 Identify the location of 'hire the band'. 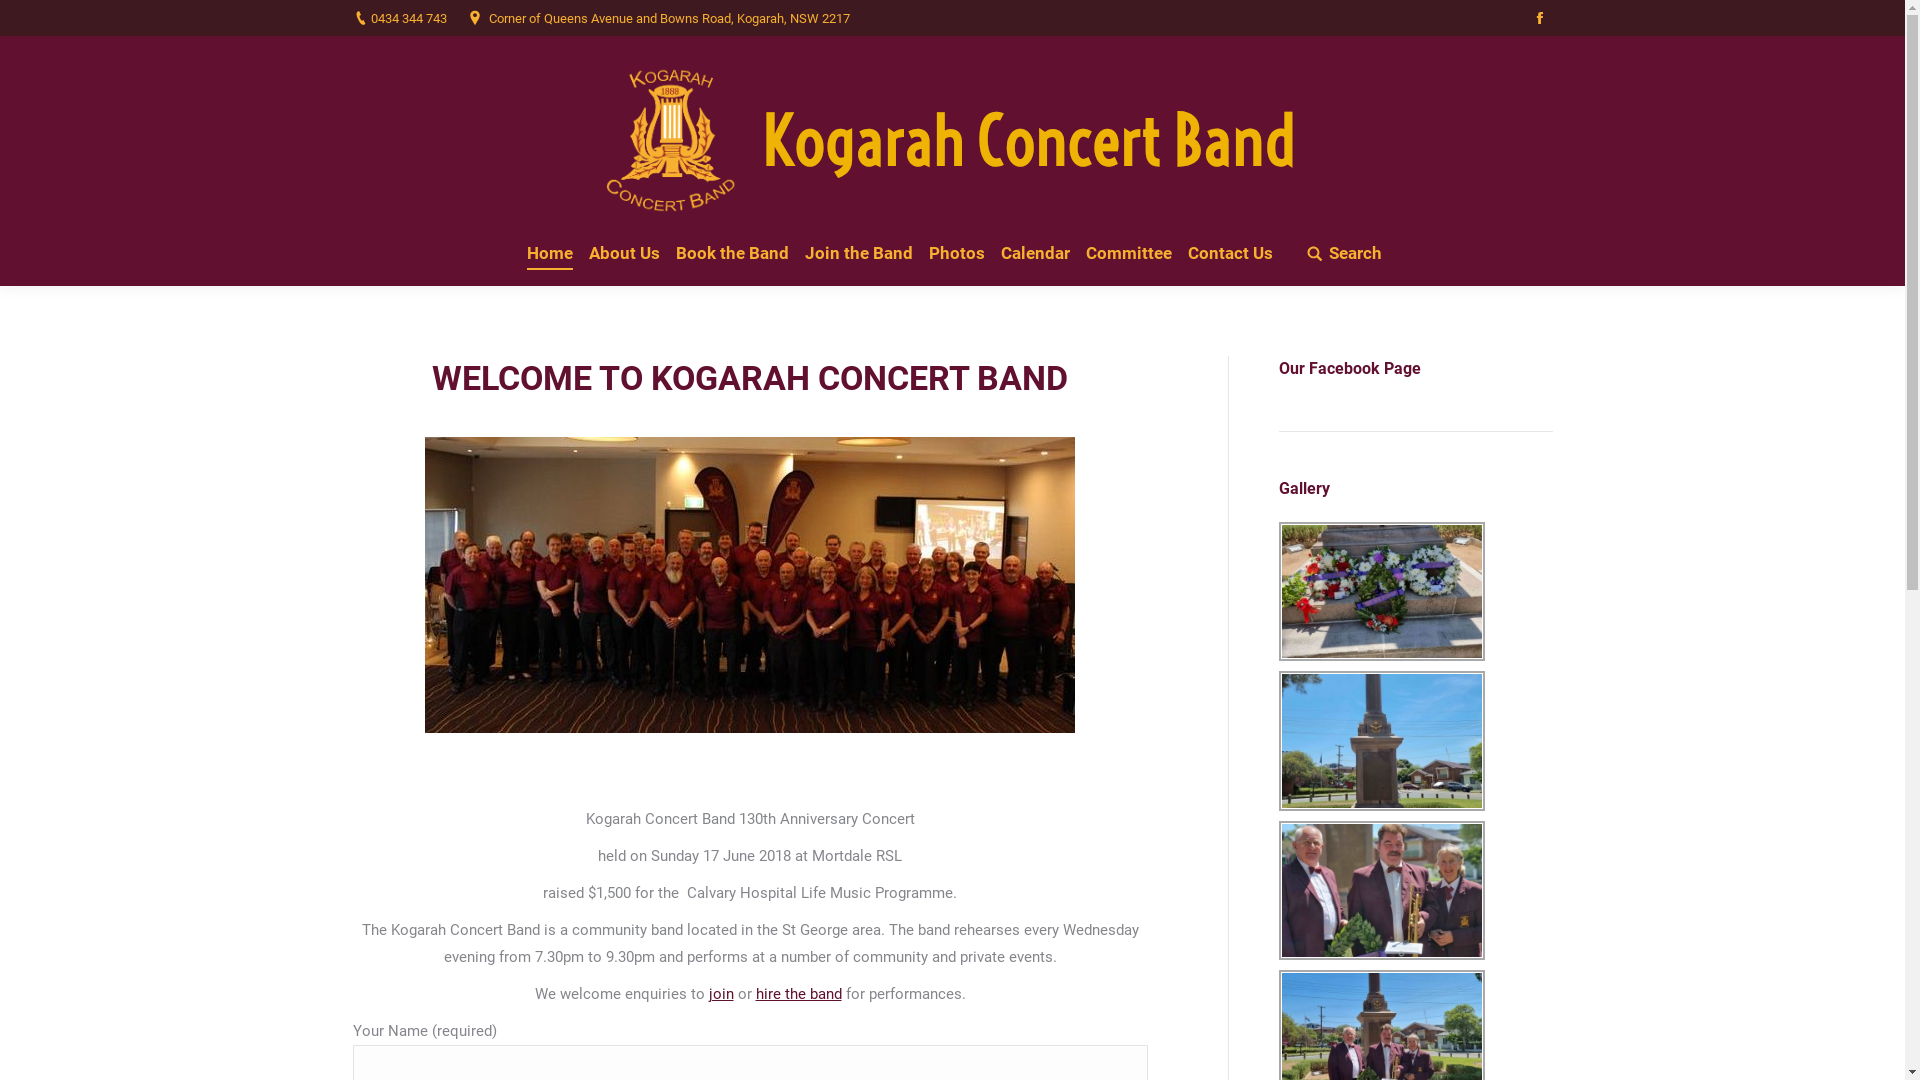
(797, 994).